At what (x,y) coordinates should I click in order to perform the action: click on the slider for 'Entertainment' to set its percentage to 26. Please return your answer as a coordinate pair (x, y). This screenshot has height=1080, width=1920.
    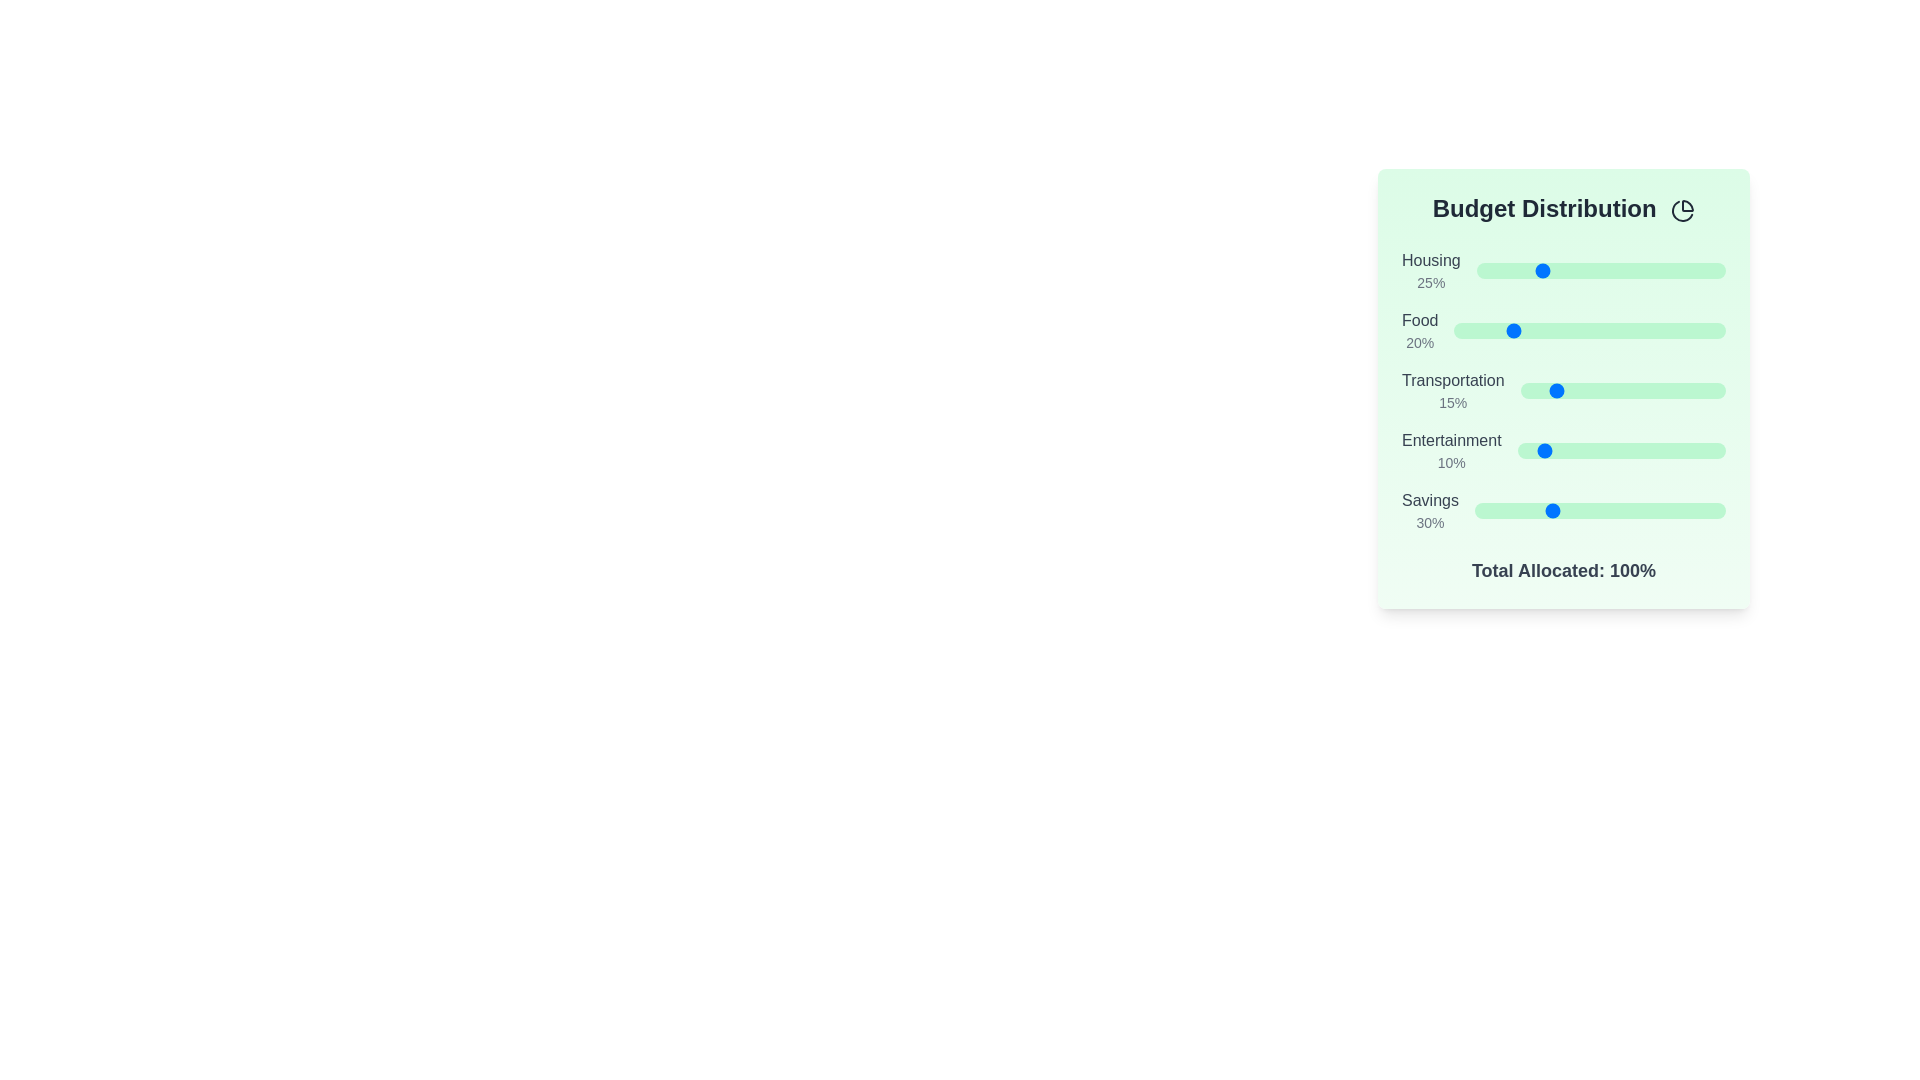
    Looking at the image, I should click on (1570, 451).